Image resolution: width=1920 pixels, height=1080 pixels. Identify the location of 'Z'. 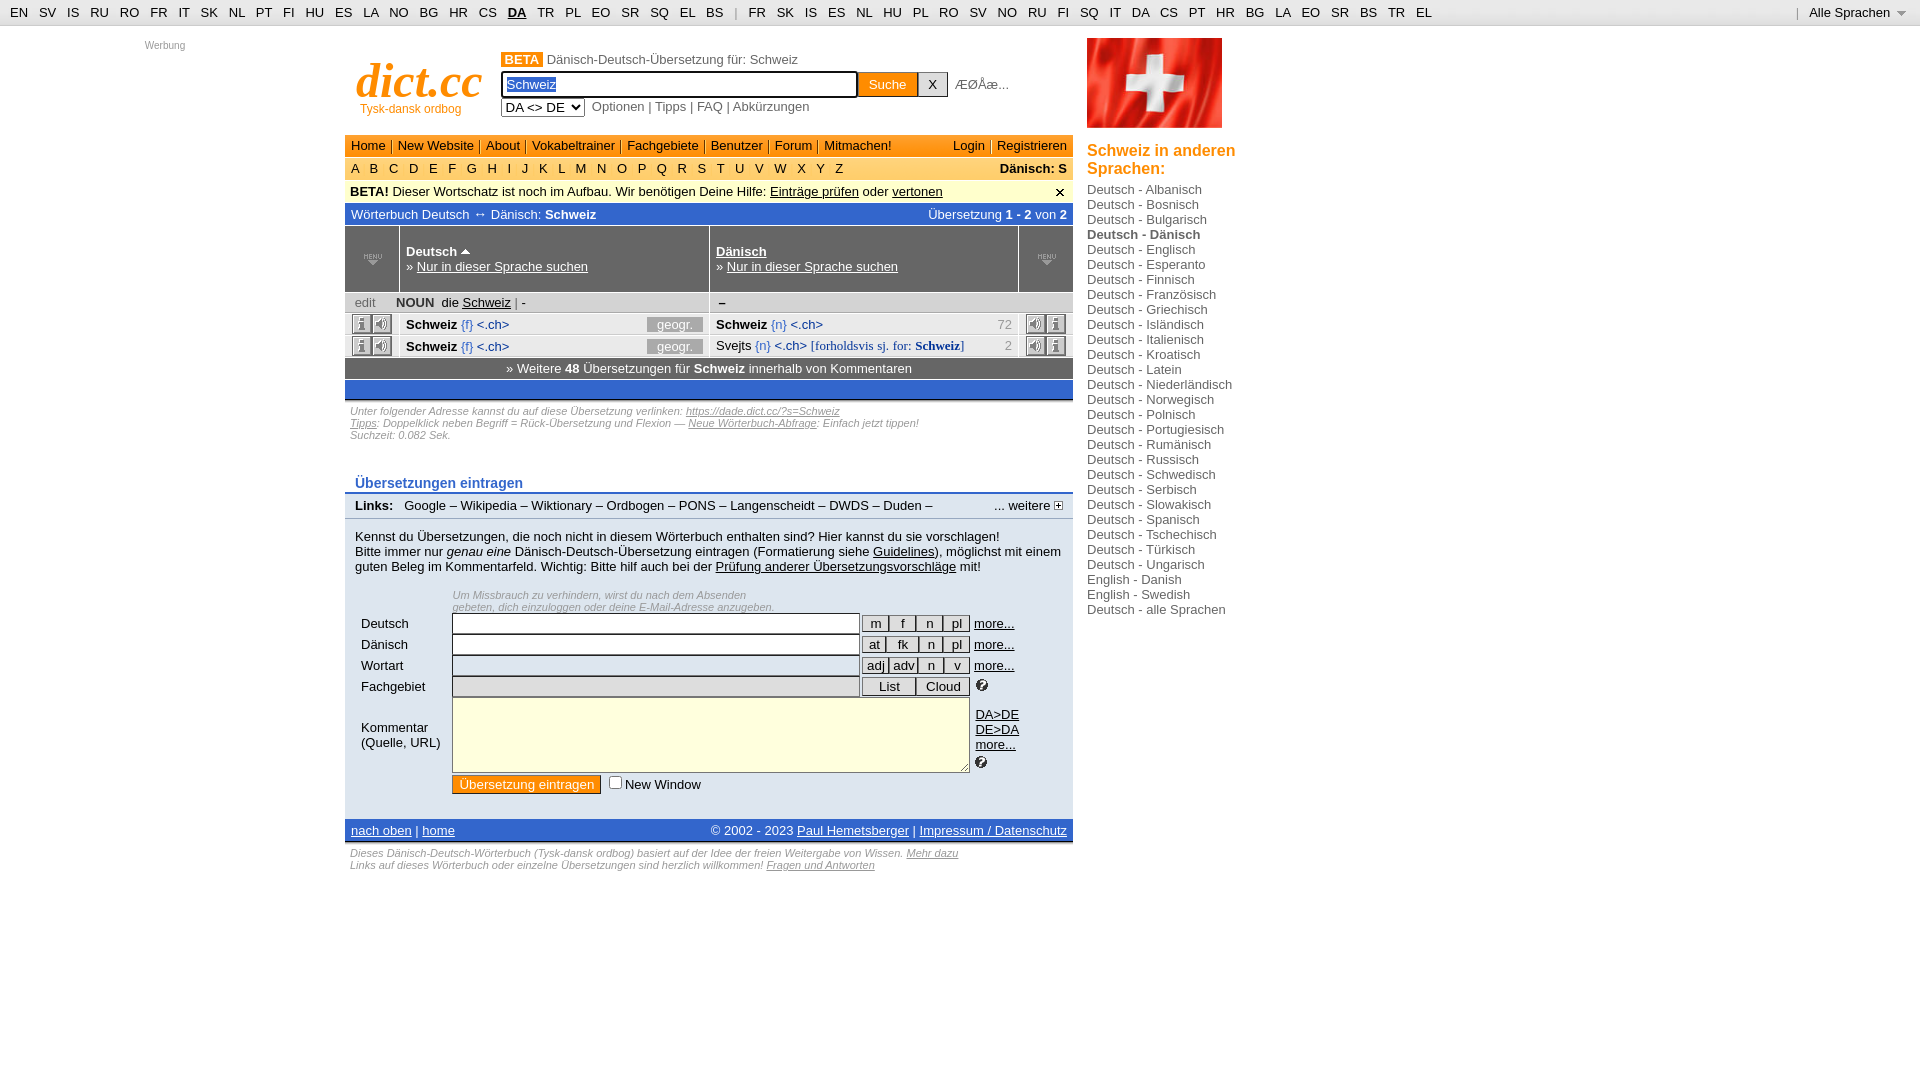
(839, 167).